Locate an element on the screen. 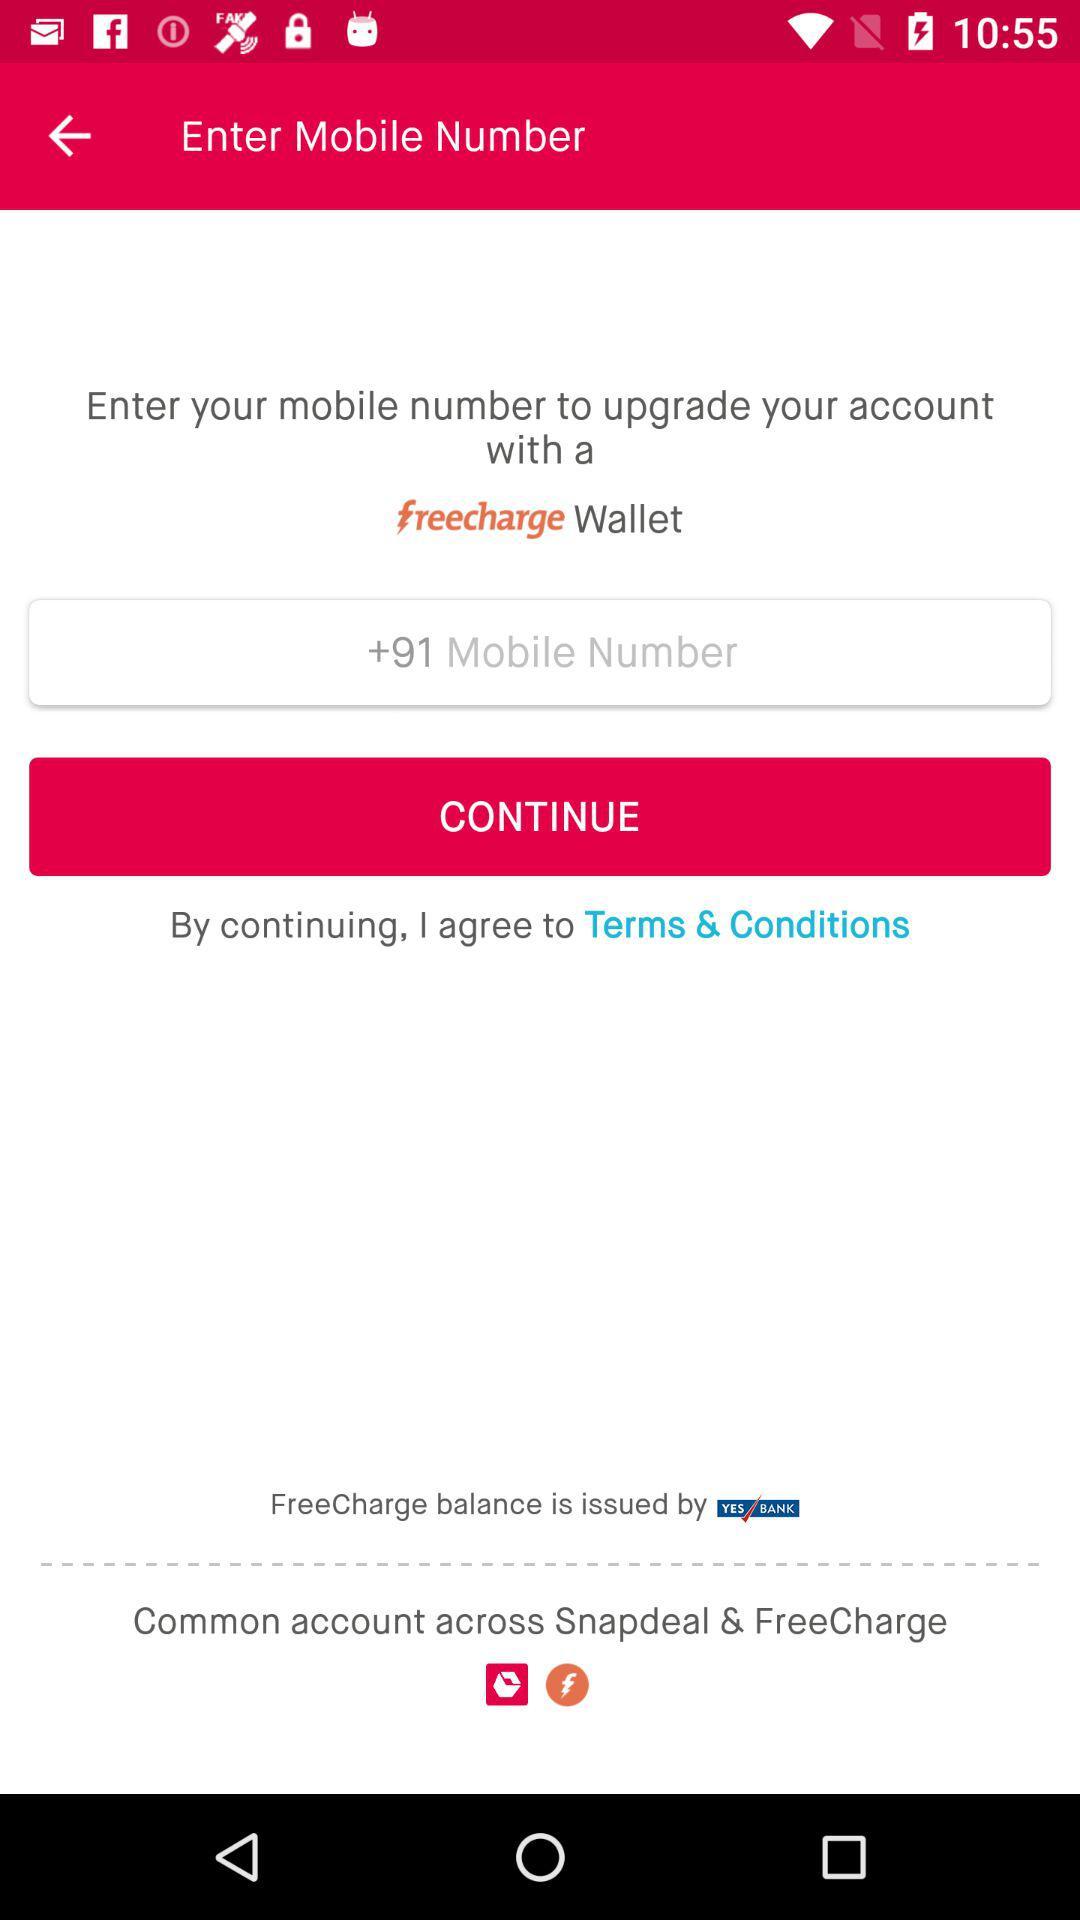 The image size is (1080, 1920). the snapdeal icon on the web page is located at coordinates (505, 1683).